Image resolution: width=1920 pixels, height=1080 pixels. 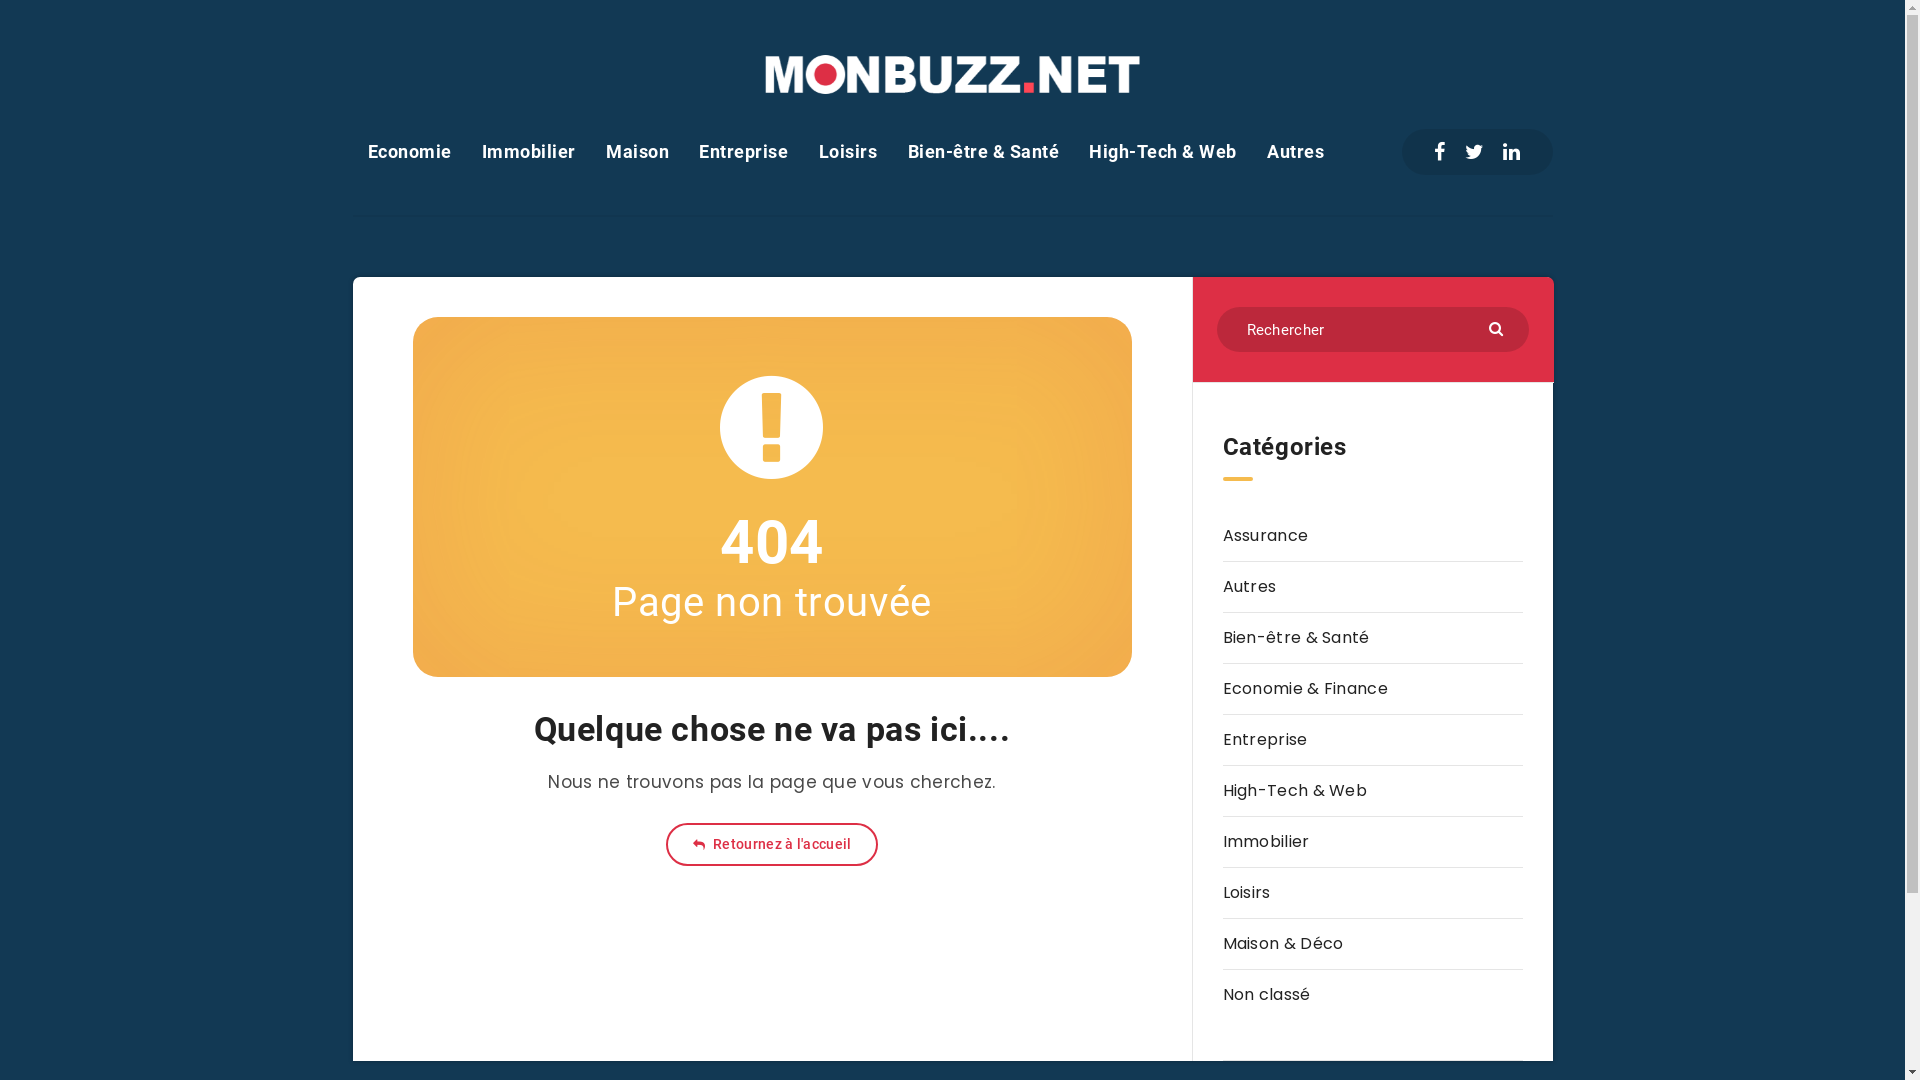 I want to click on 'Economie & Finance', so click(x=1304, y=688).